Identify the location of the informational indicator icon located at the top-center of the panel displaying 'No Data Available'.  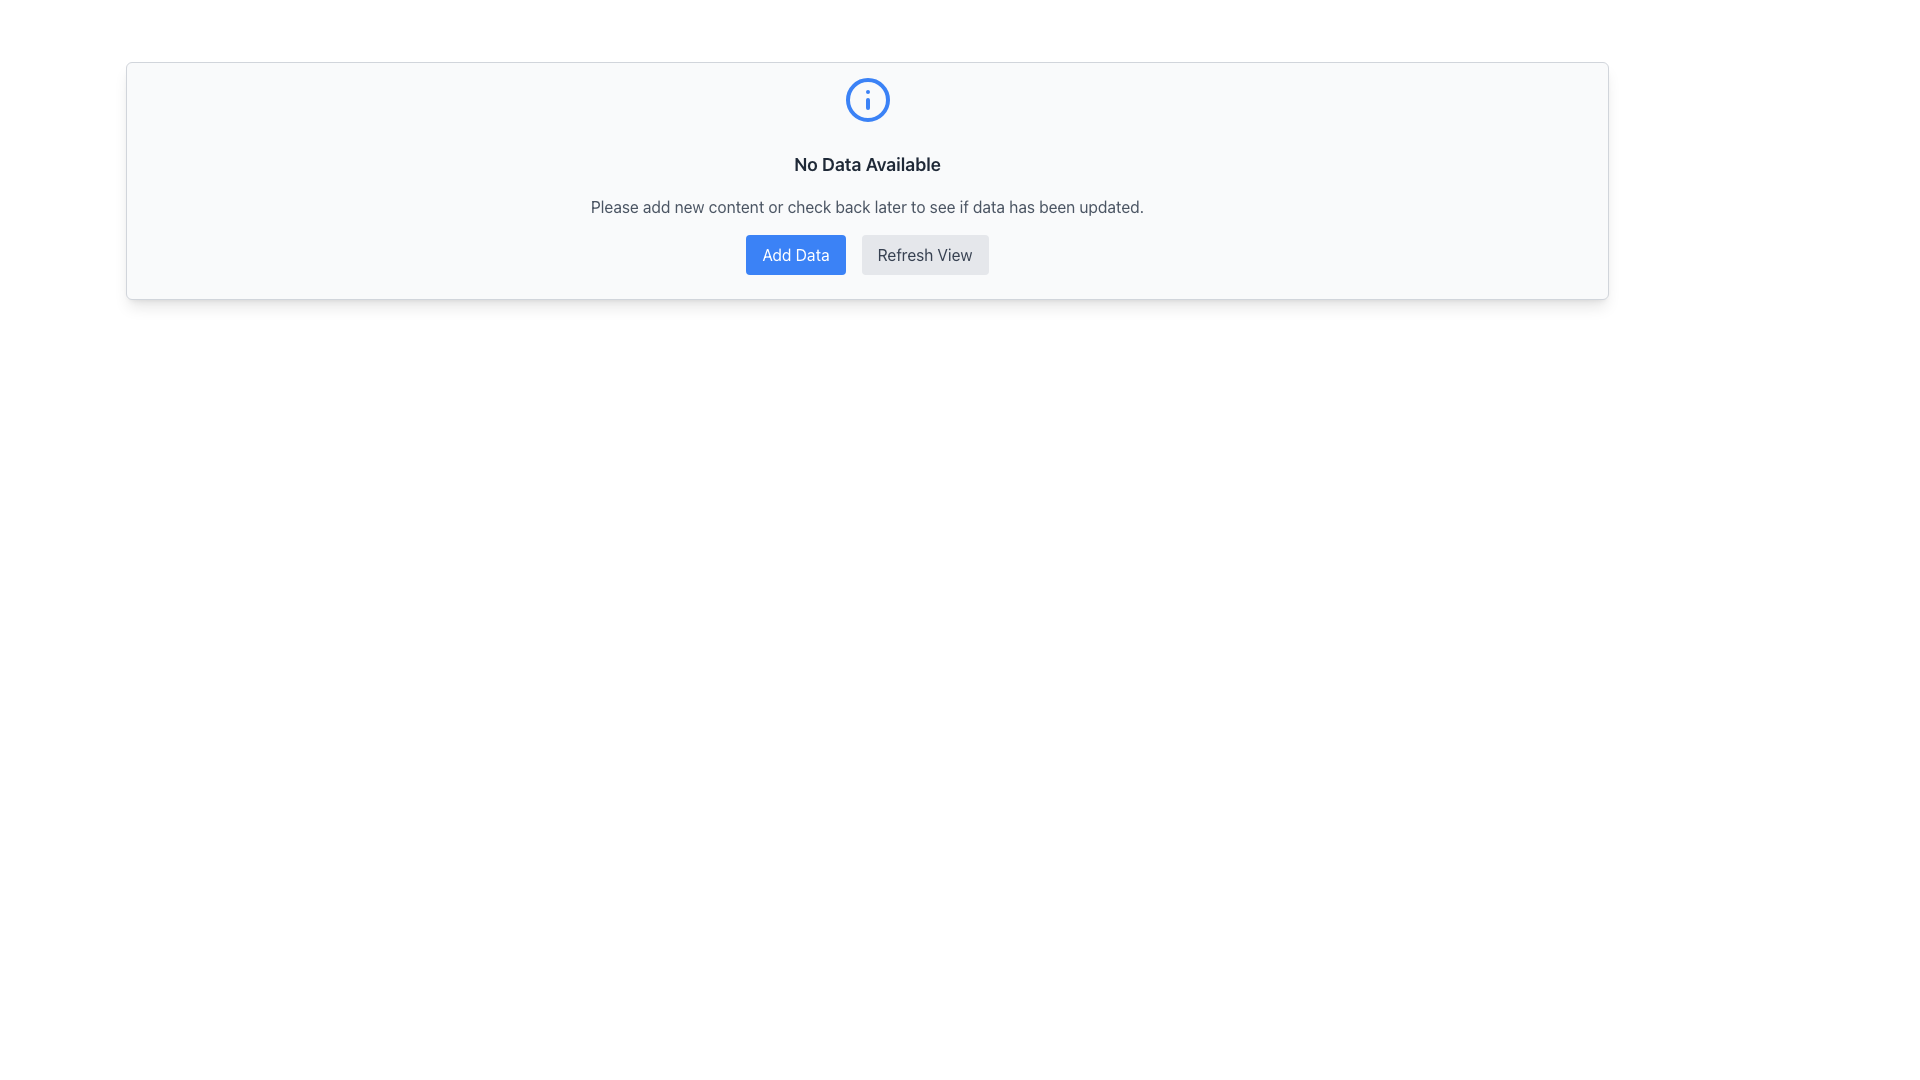
(867, 111).